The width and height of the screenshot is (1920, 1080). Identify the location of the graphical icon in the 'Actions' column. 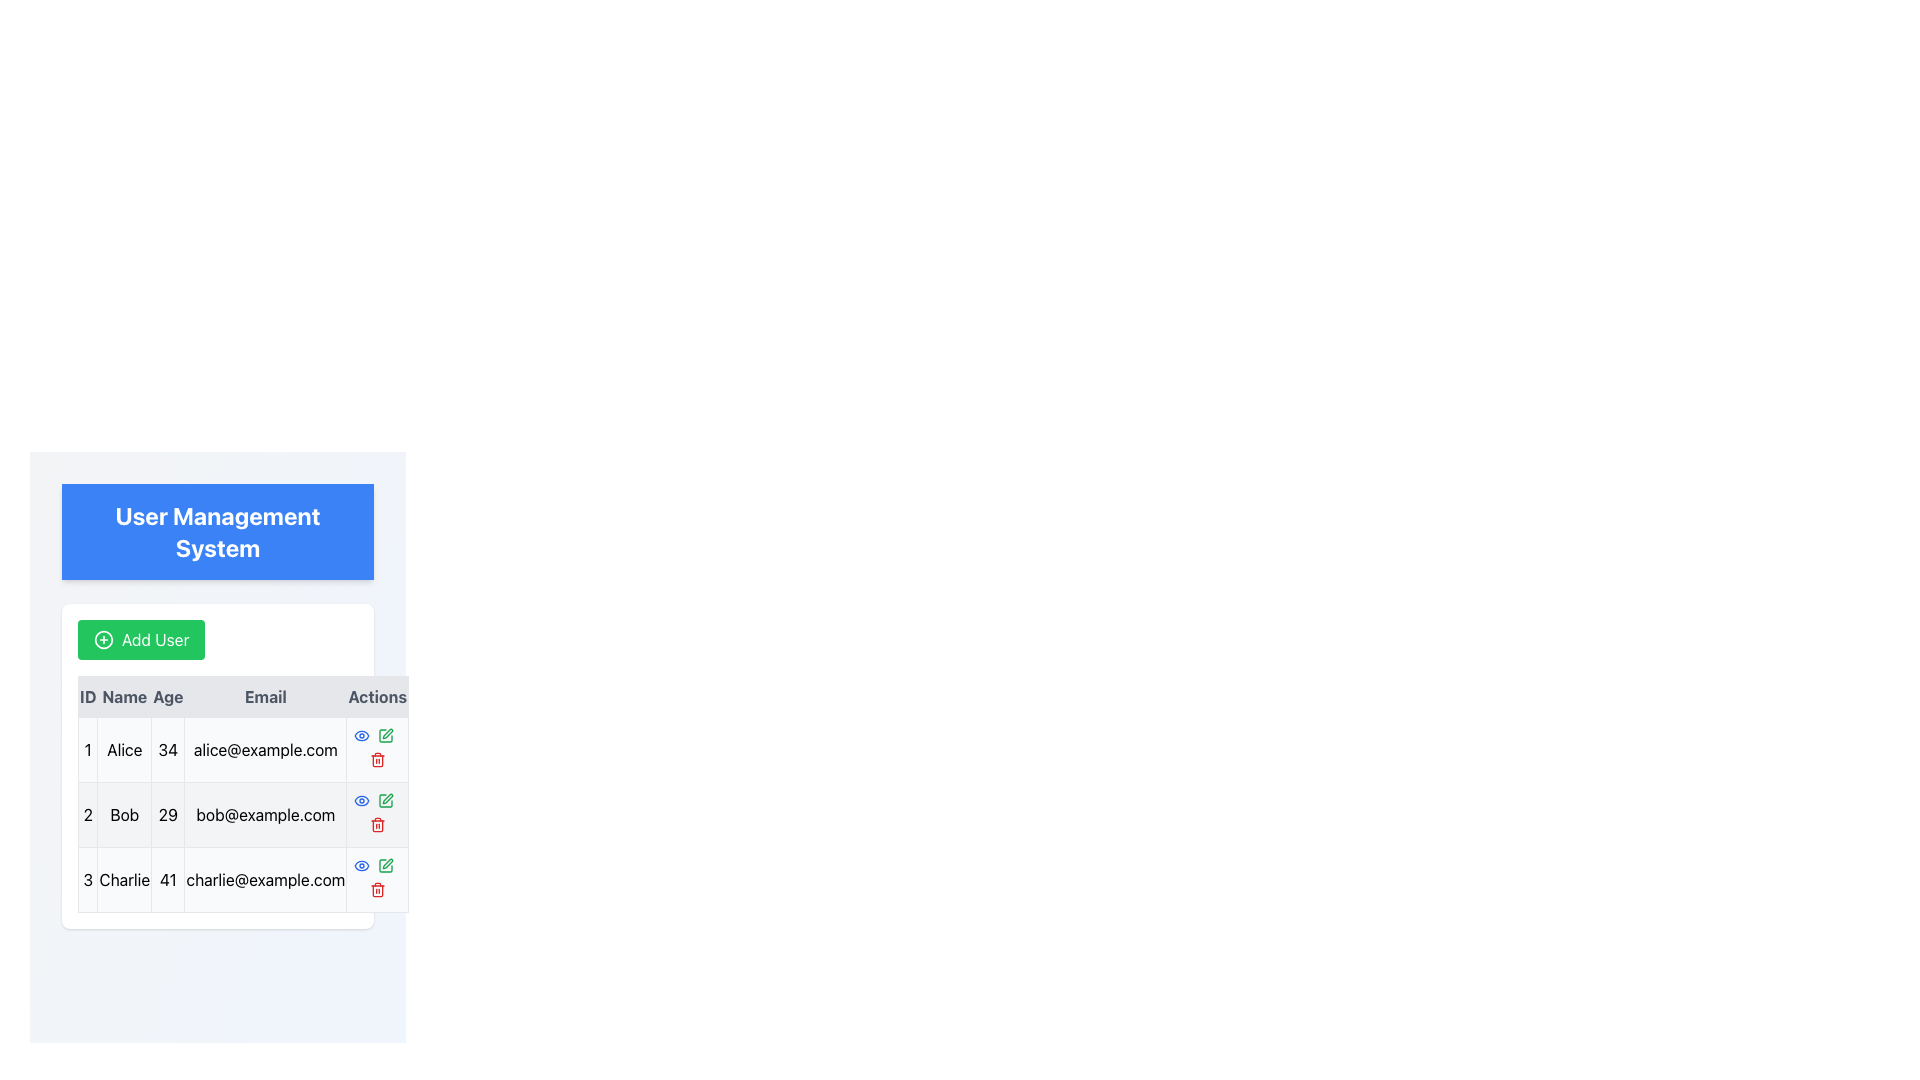
(361, 800).